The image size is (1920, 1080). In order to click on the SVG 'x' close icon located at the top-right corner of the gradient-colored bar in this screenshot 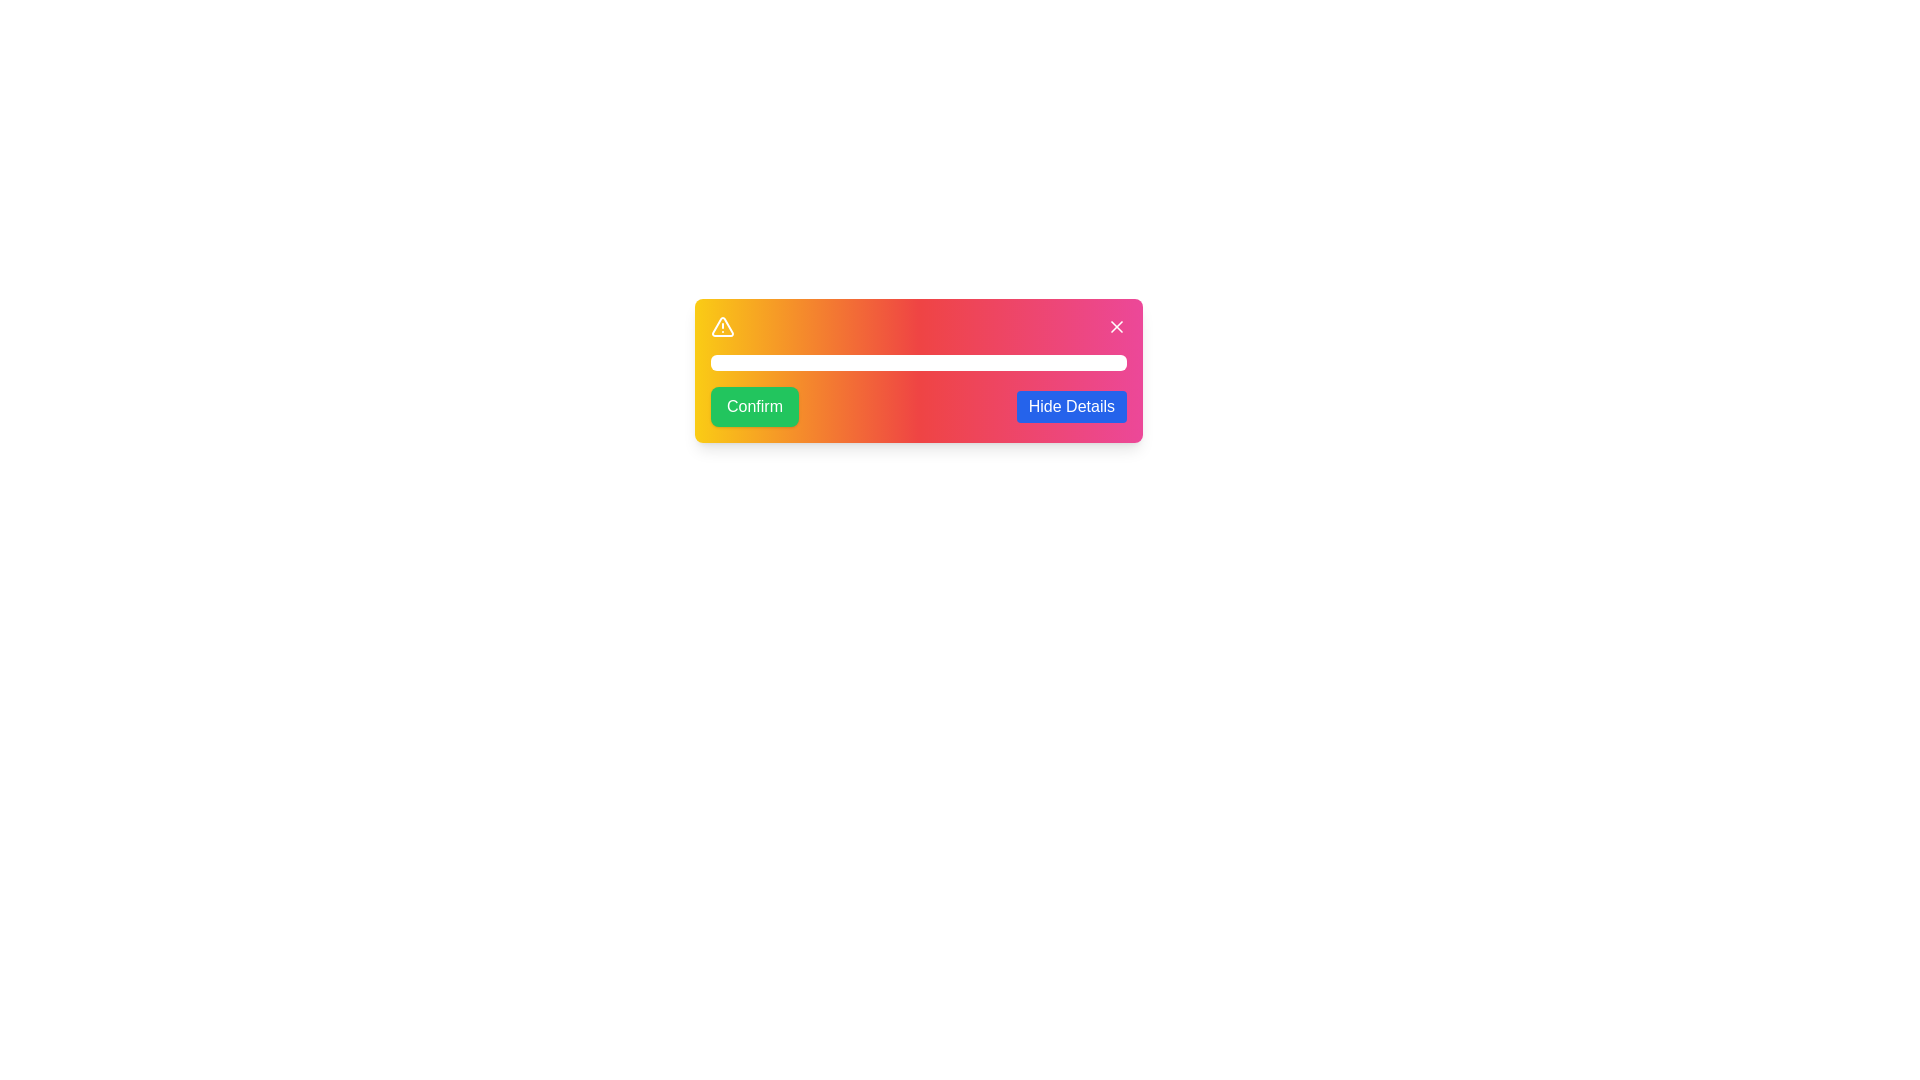, I will do `click(1116, 326)`.